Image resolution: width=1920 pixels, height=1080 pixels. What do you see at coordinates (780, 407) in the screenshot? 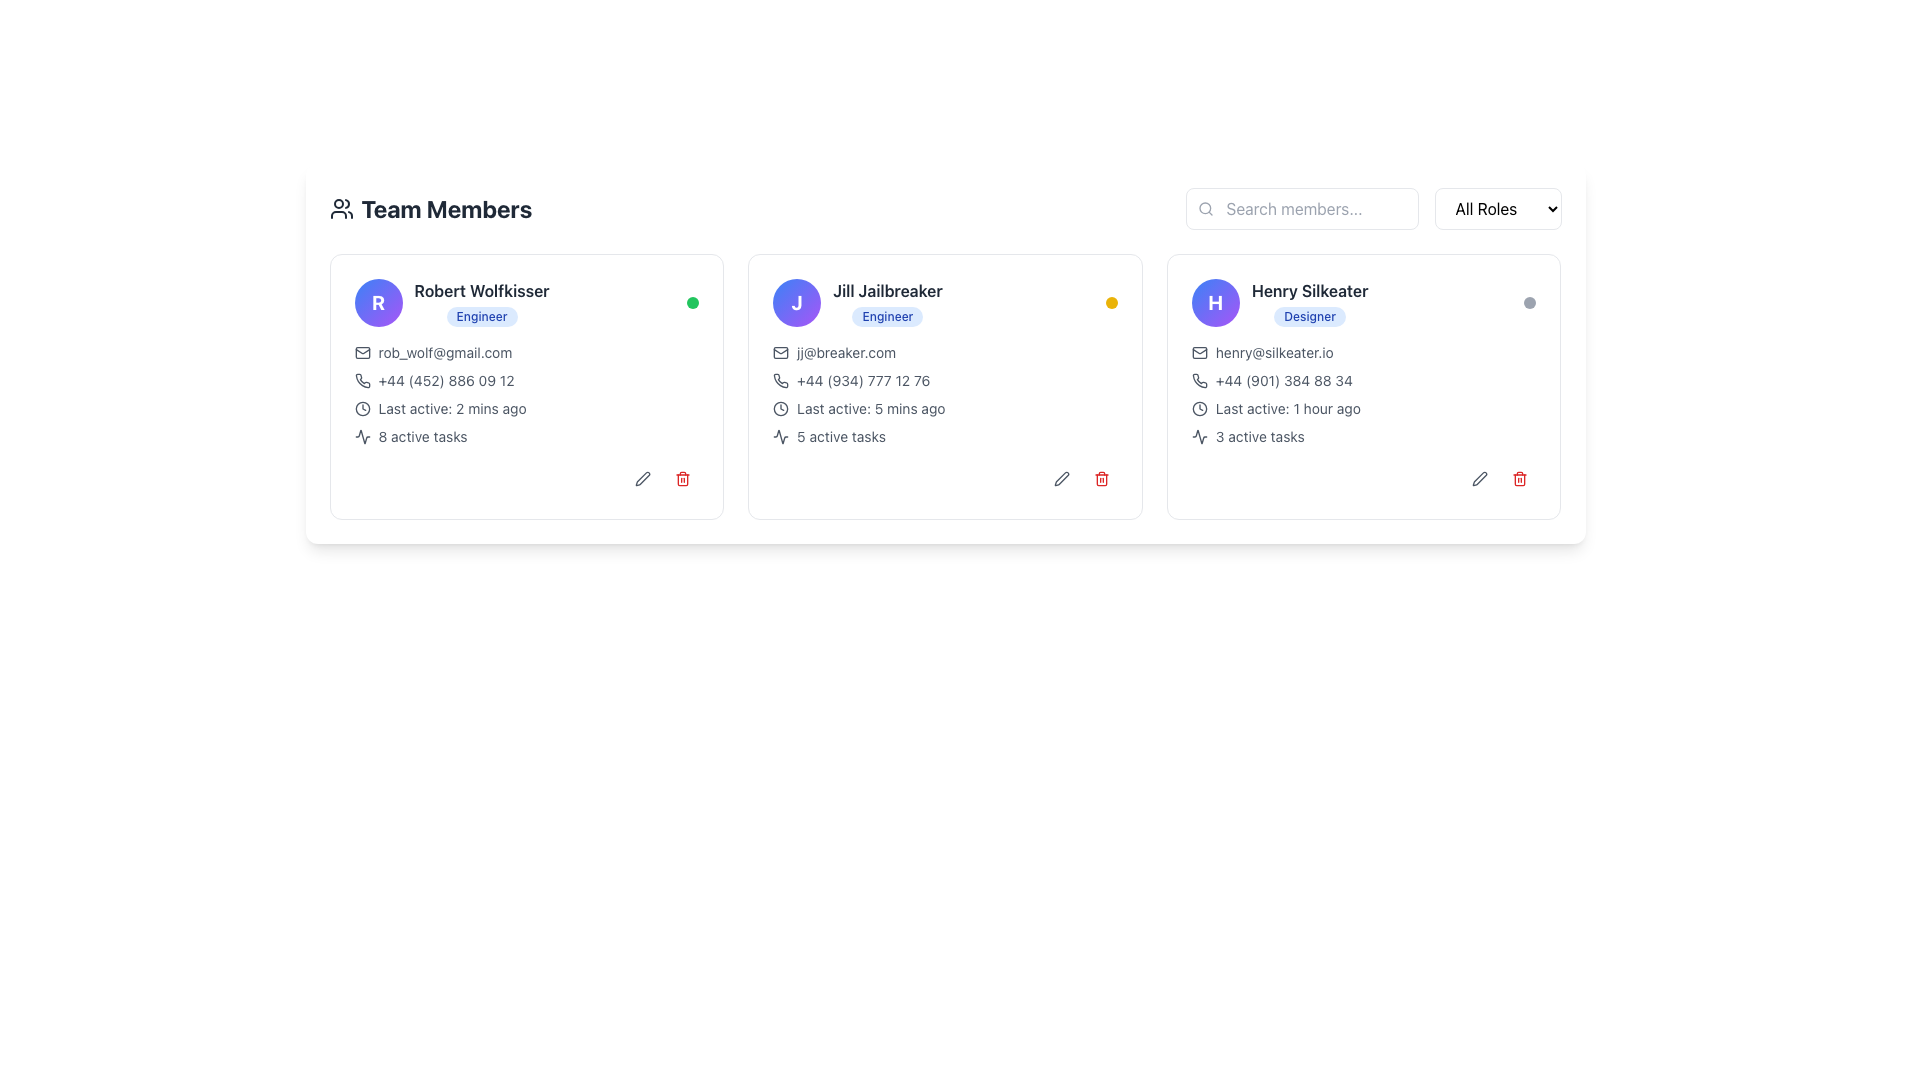
I see `the visual indicator icon next to the 'Last active: 5 mins ago' text in the 'Jill Jailbreaker' card` at bounding box center [780, 407].